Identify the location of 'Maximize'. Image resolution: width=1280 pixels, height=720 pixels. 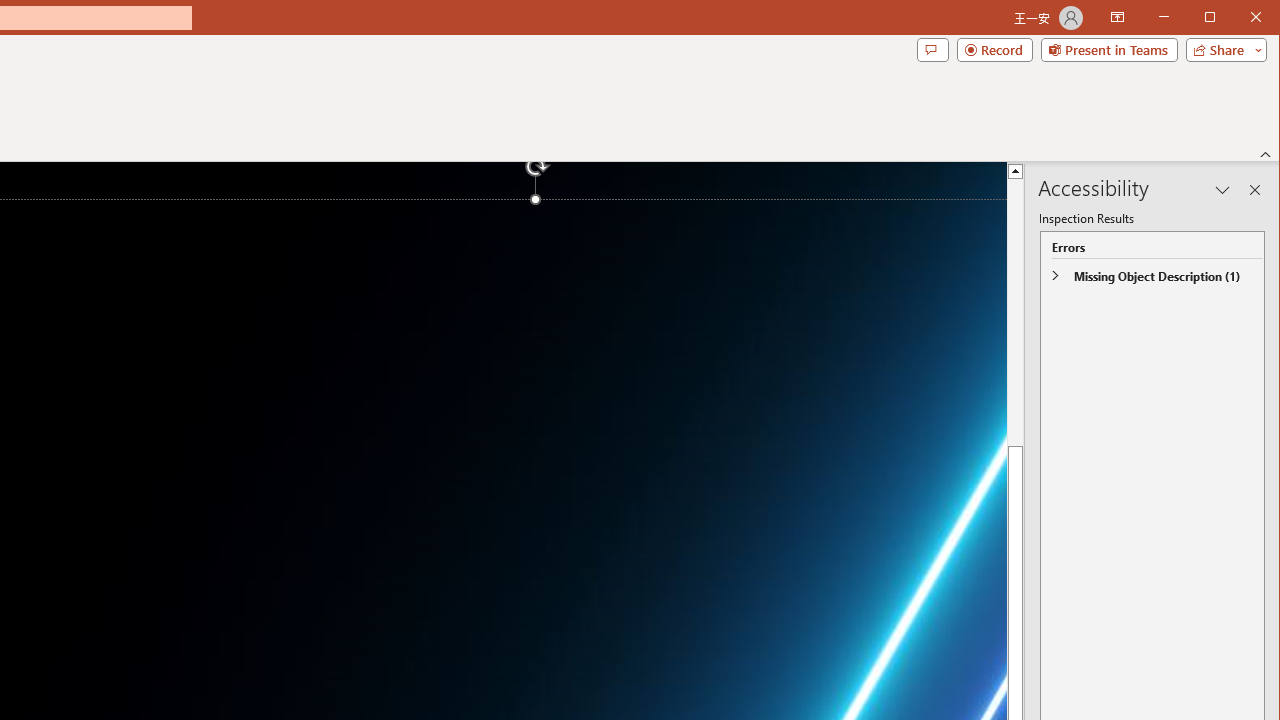
(1238, 19).